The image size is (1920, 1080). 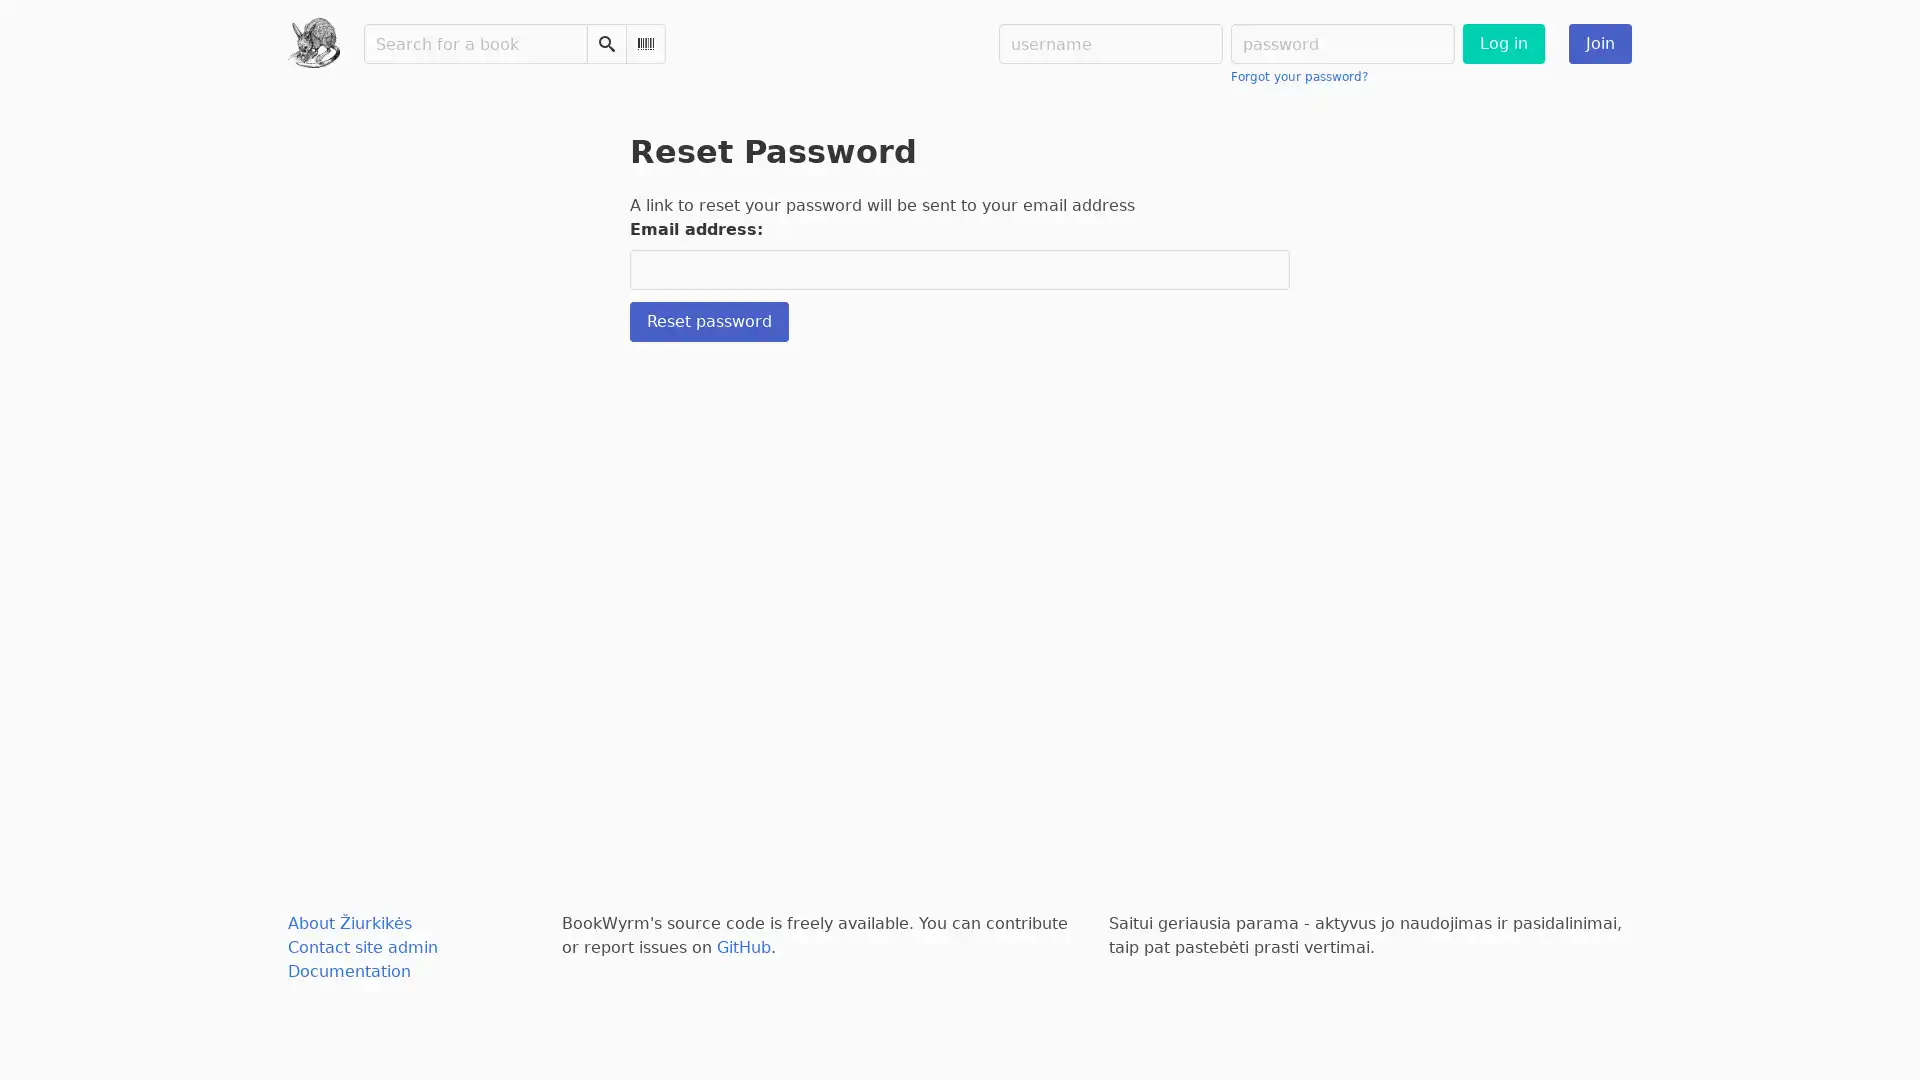 I want to click on Log in, so click(x=1502, y=43).